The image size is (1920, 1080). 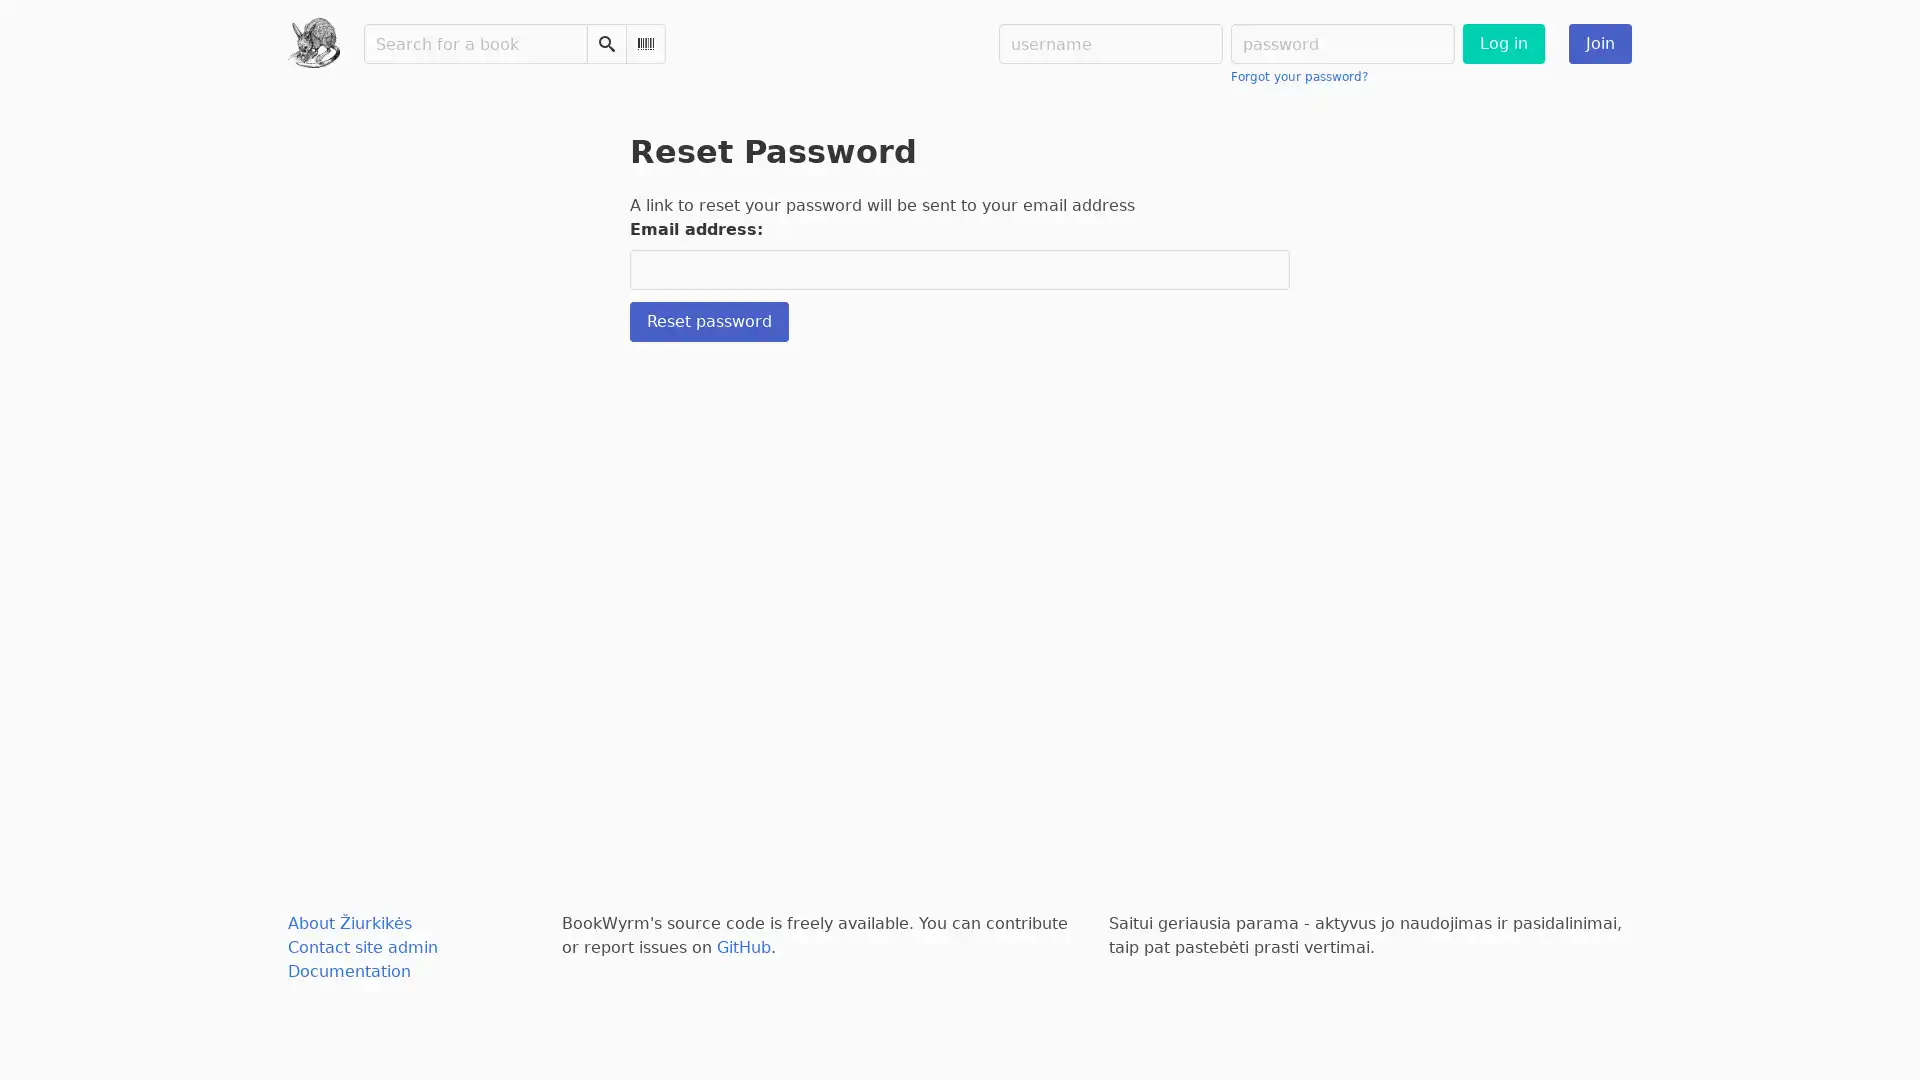 I want to click on Log in, so click(x=1502, y=43).